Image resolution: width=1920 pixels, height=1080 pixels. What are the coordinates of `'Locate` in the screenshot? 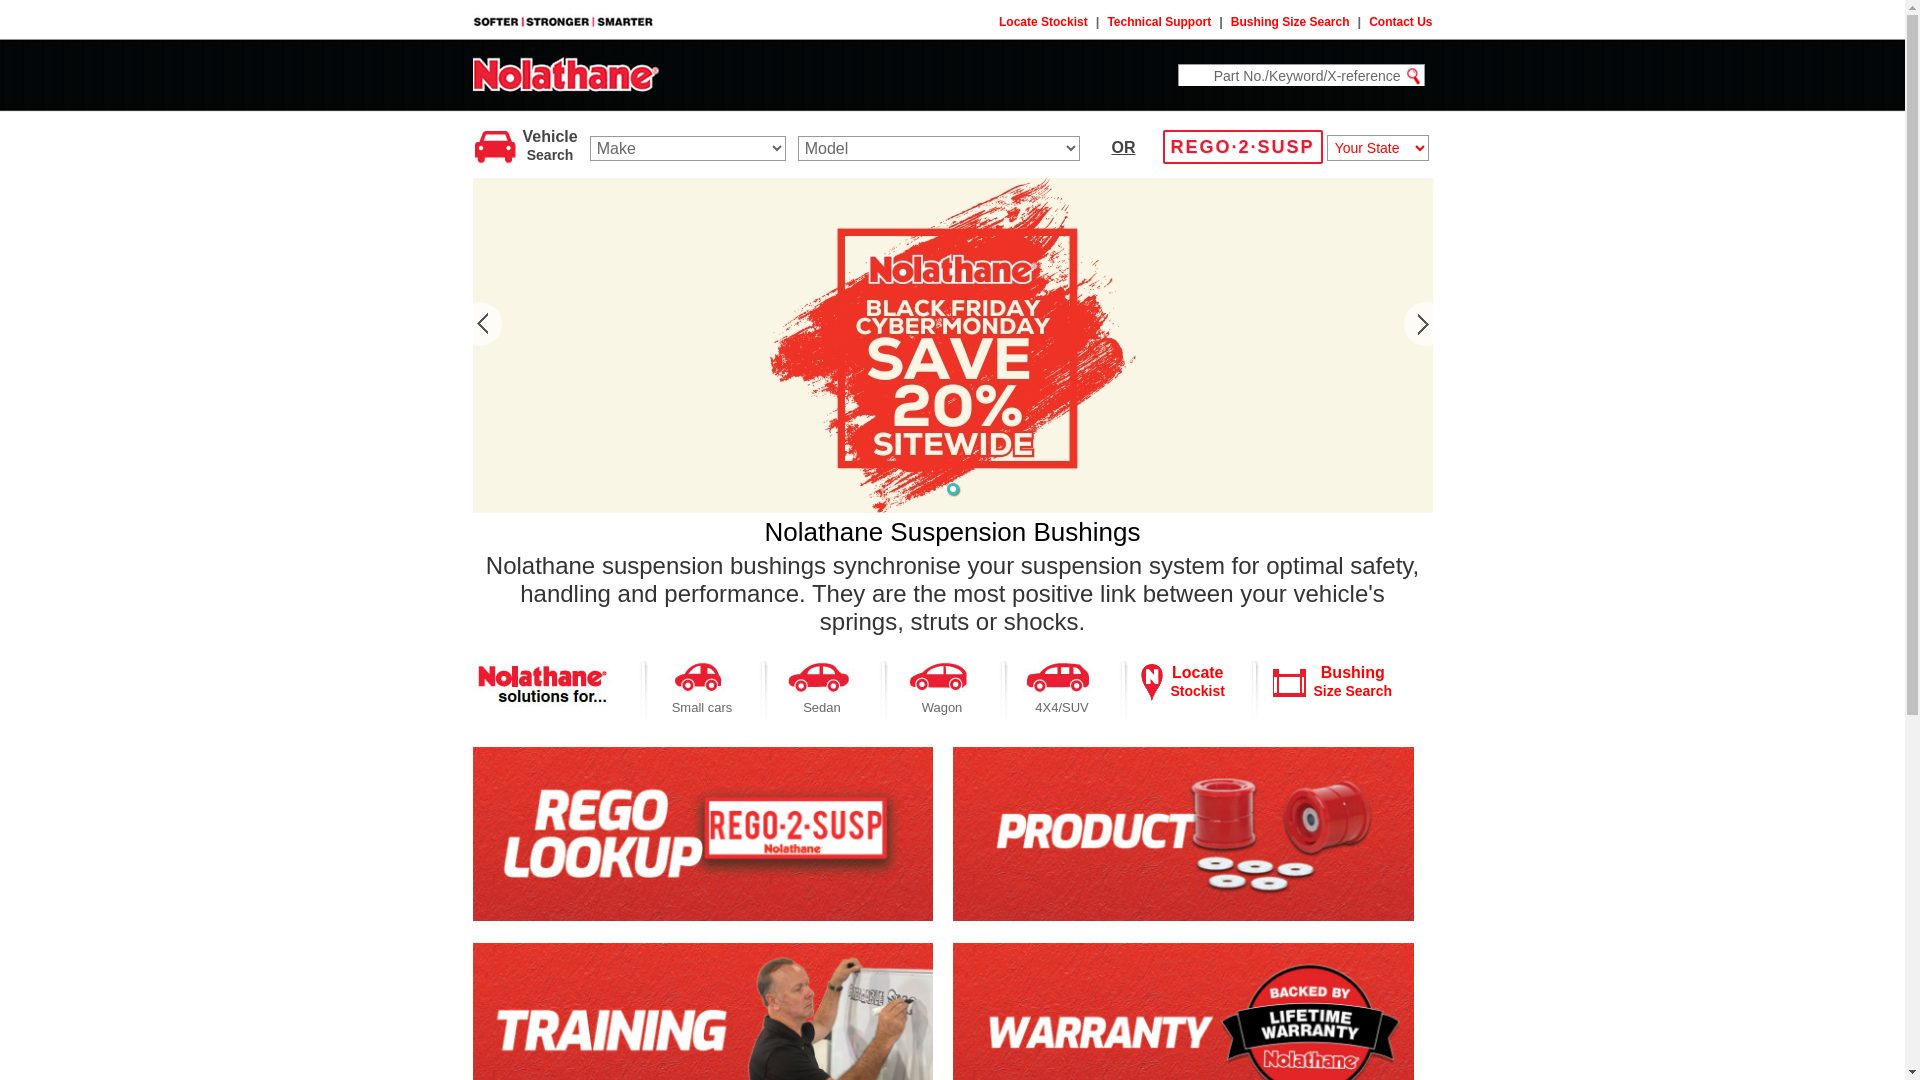 It's located at (1196, 680).